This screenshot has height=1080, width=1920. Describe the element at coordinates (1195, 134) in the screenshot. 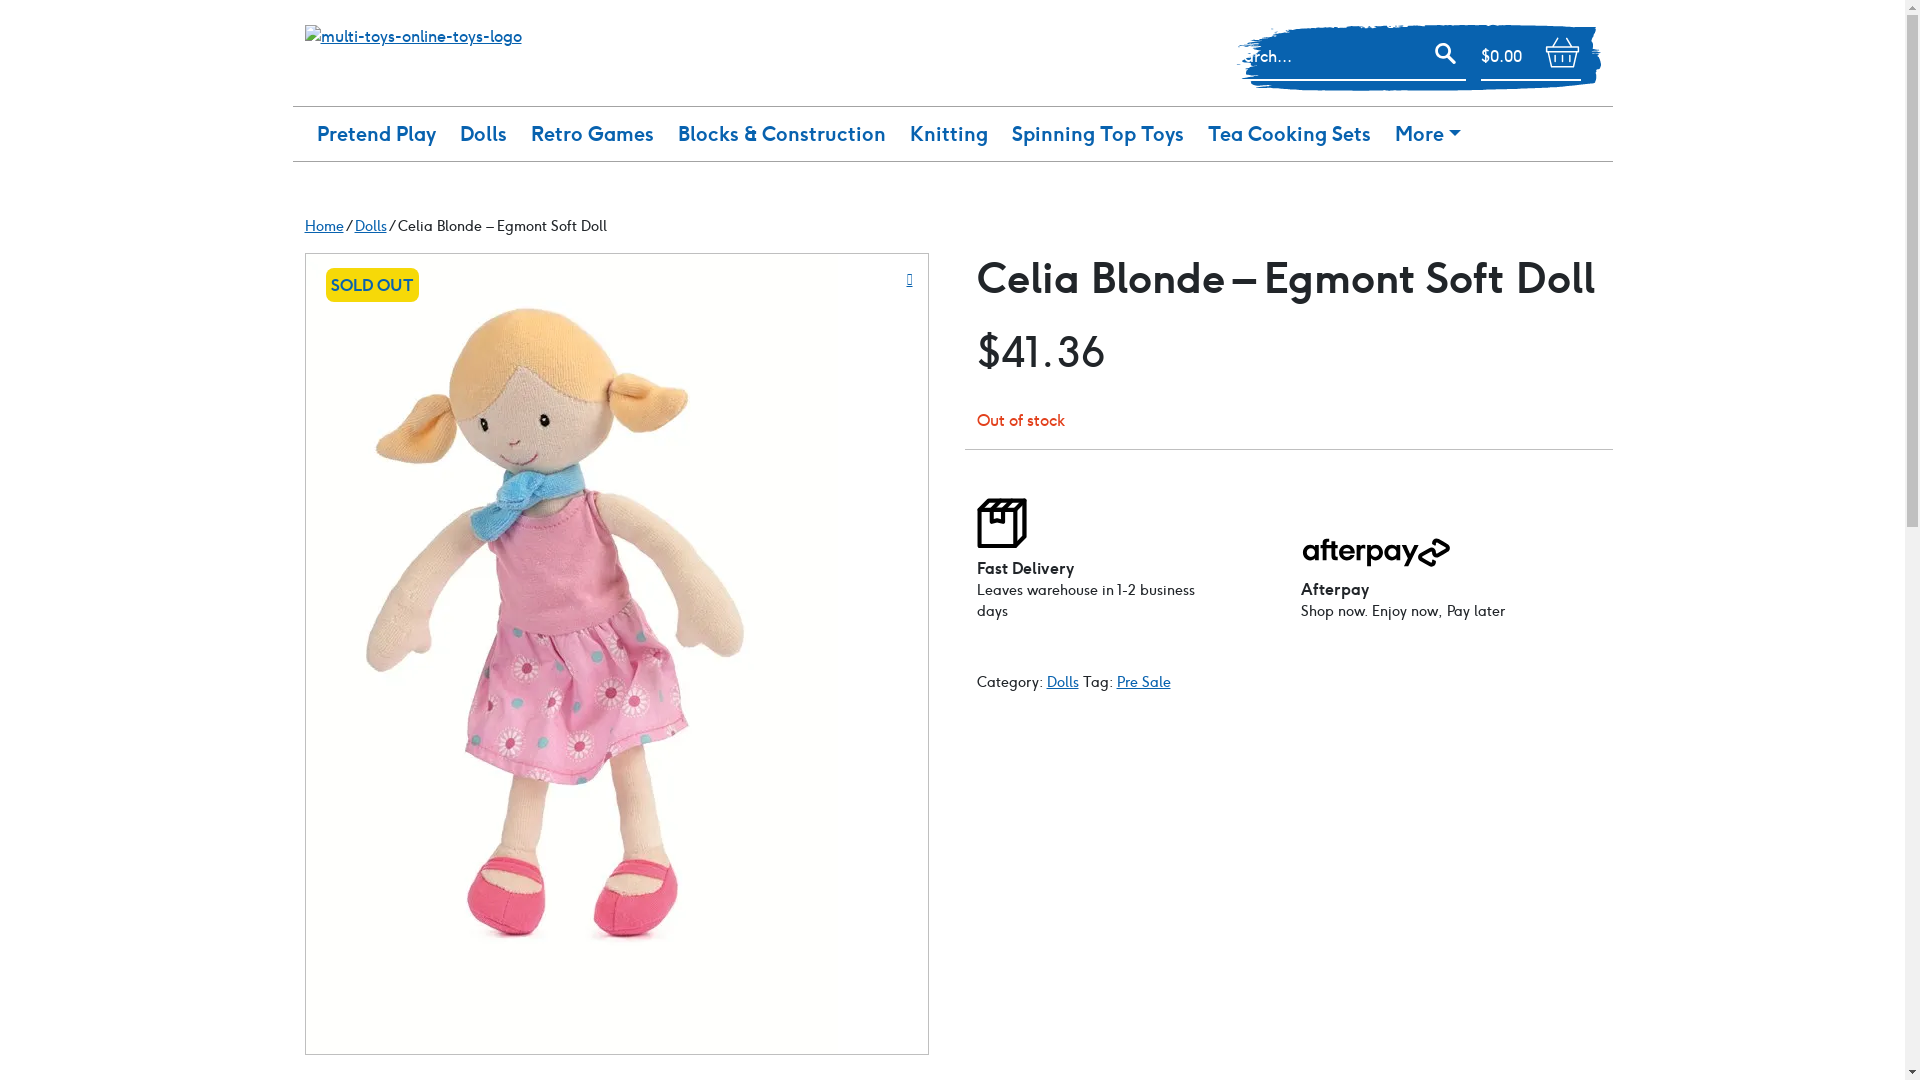

I see `'Tea Cooking Sets'` at that location.